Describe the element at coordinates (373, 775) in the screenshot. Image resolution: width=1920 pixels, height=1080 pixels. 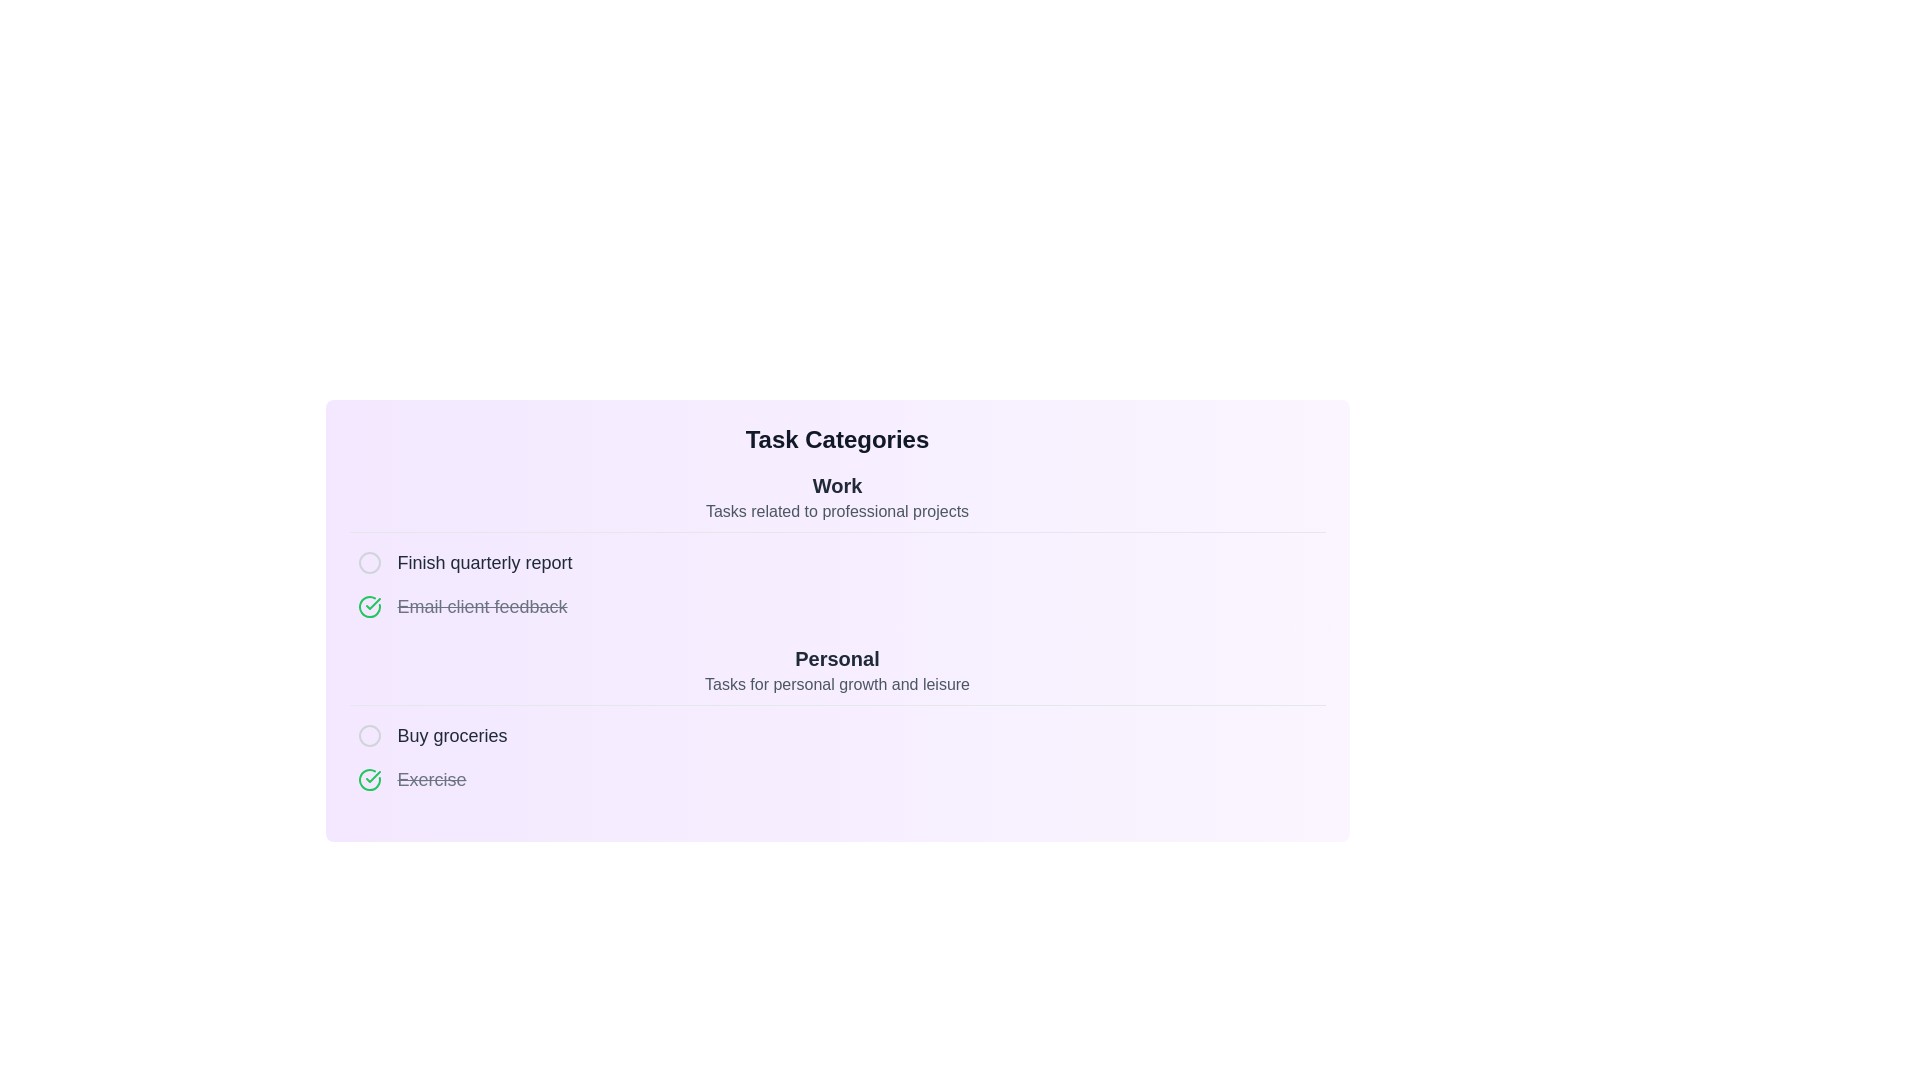
I see `the green checkmark icon associated with the task item 'Email client feedback' under the 'Work' category to signify its completion` at that location.